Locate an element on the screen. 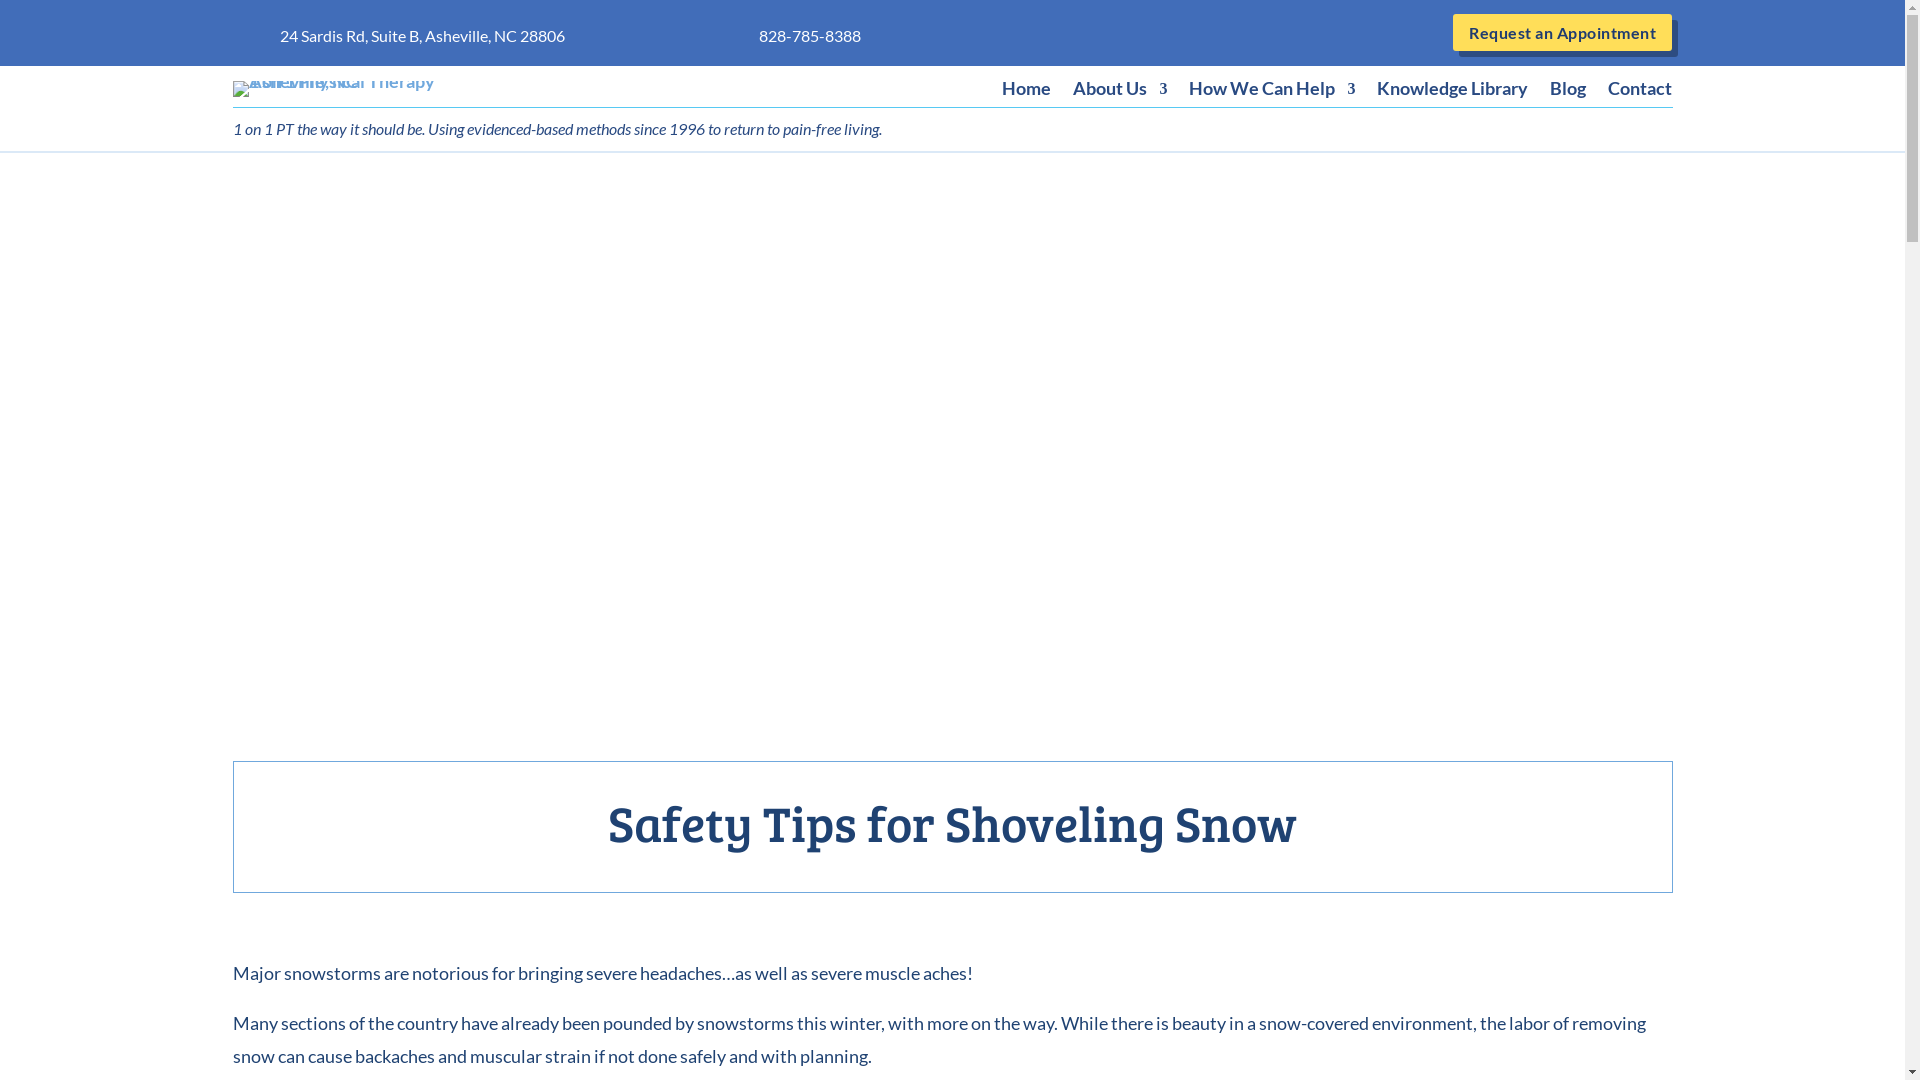  'Request an Appointment' is located at coordinates (1453, 32).